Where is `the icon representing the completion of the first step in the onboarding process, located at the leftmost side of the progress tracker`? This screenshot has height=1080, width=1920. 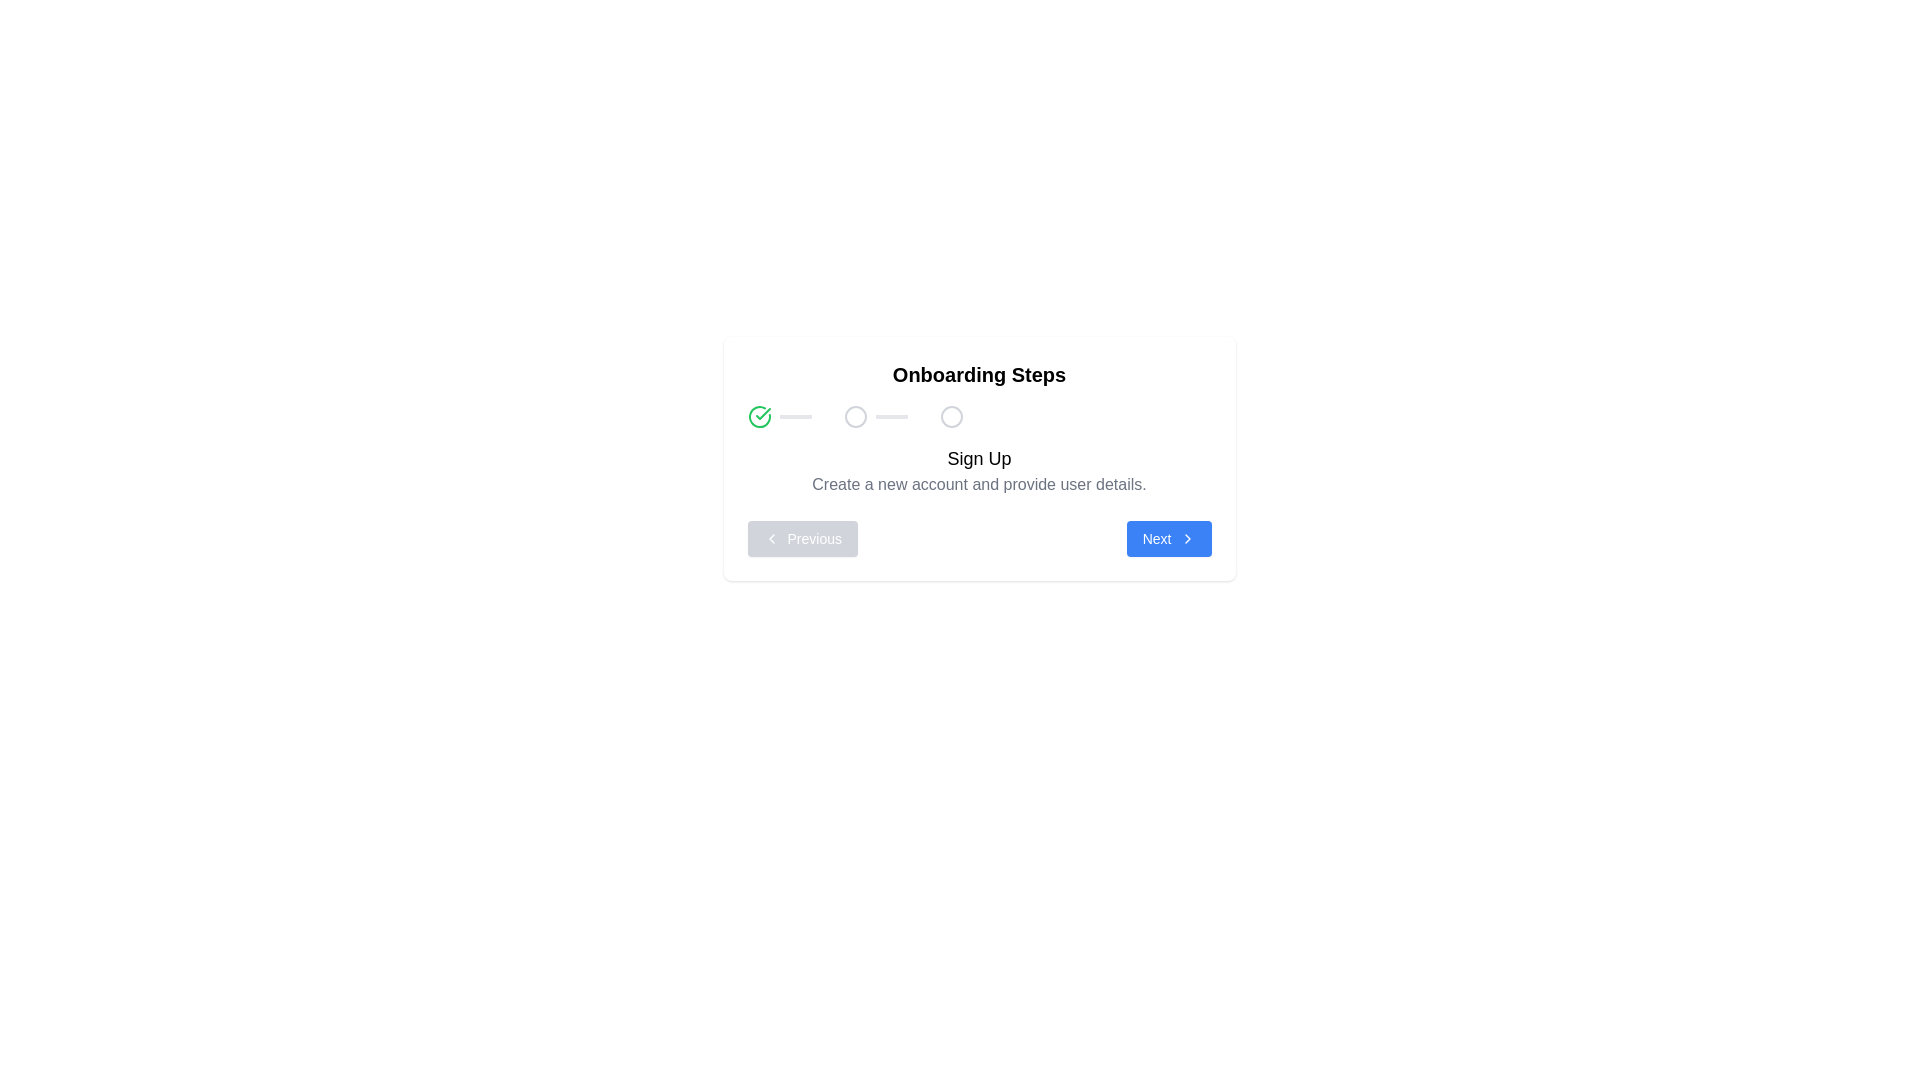 the icon representing the completion of the first step in the onboarding process, located at the leftmost side of the progress tracker is located at coordinates (758, 415).